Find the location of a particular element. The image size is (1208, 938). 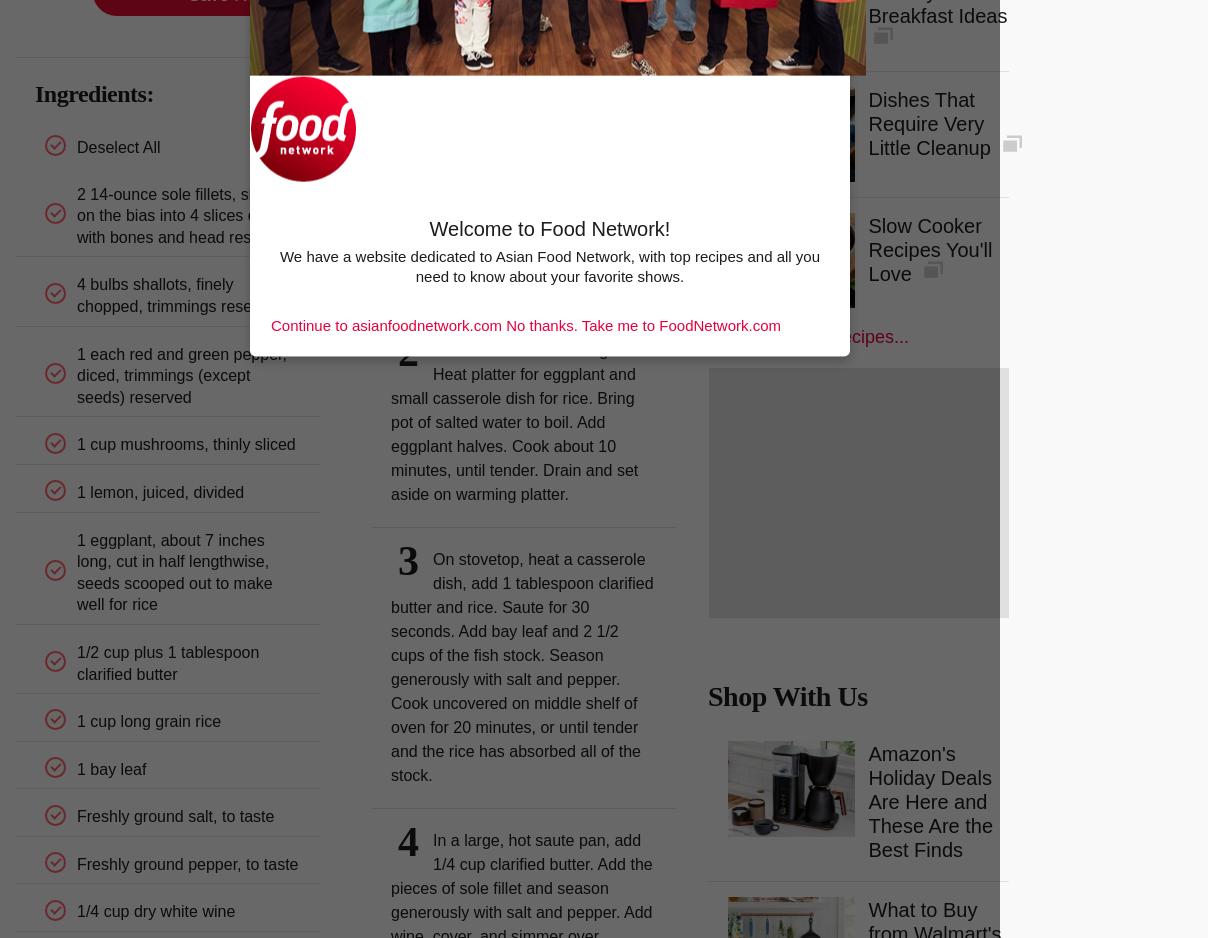

'4 bulbs shallots, finely chopped, trimmings reserved' is located at coordinates (179, 295).